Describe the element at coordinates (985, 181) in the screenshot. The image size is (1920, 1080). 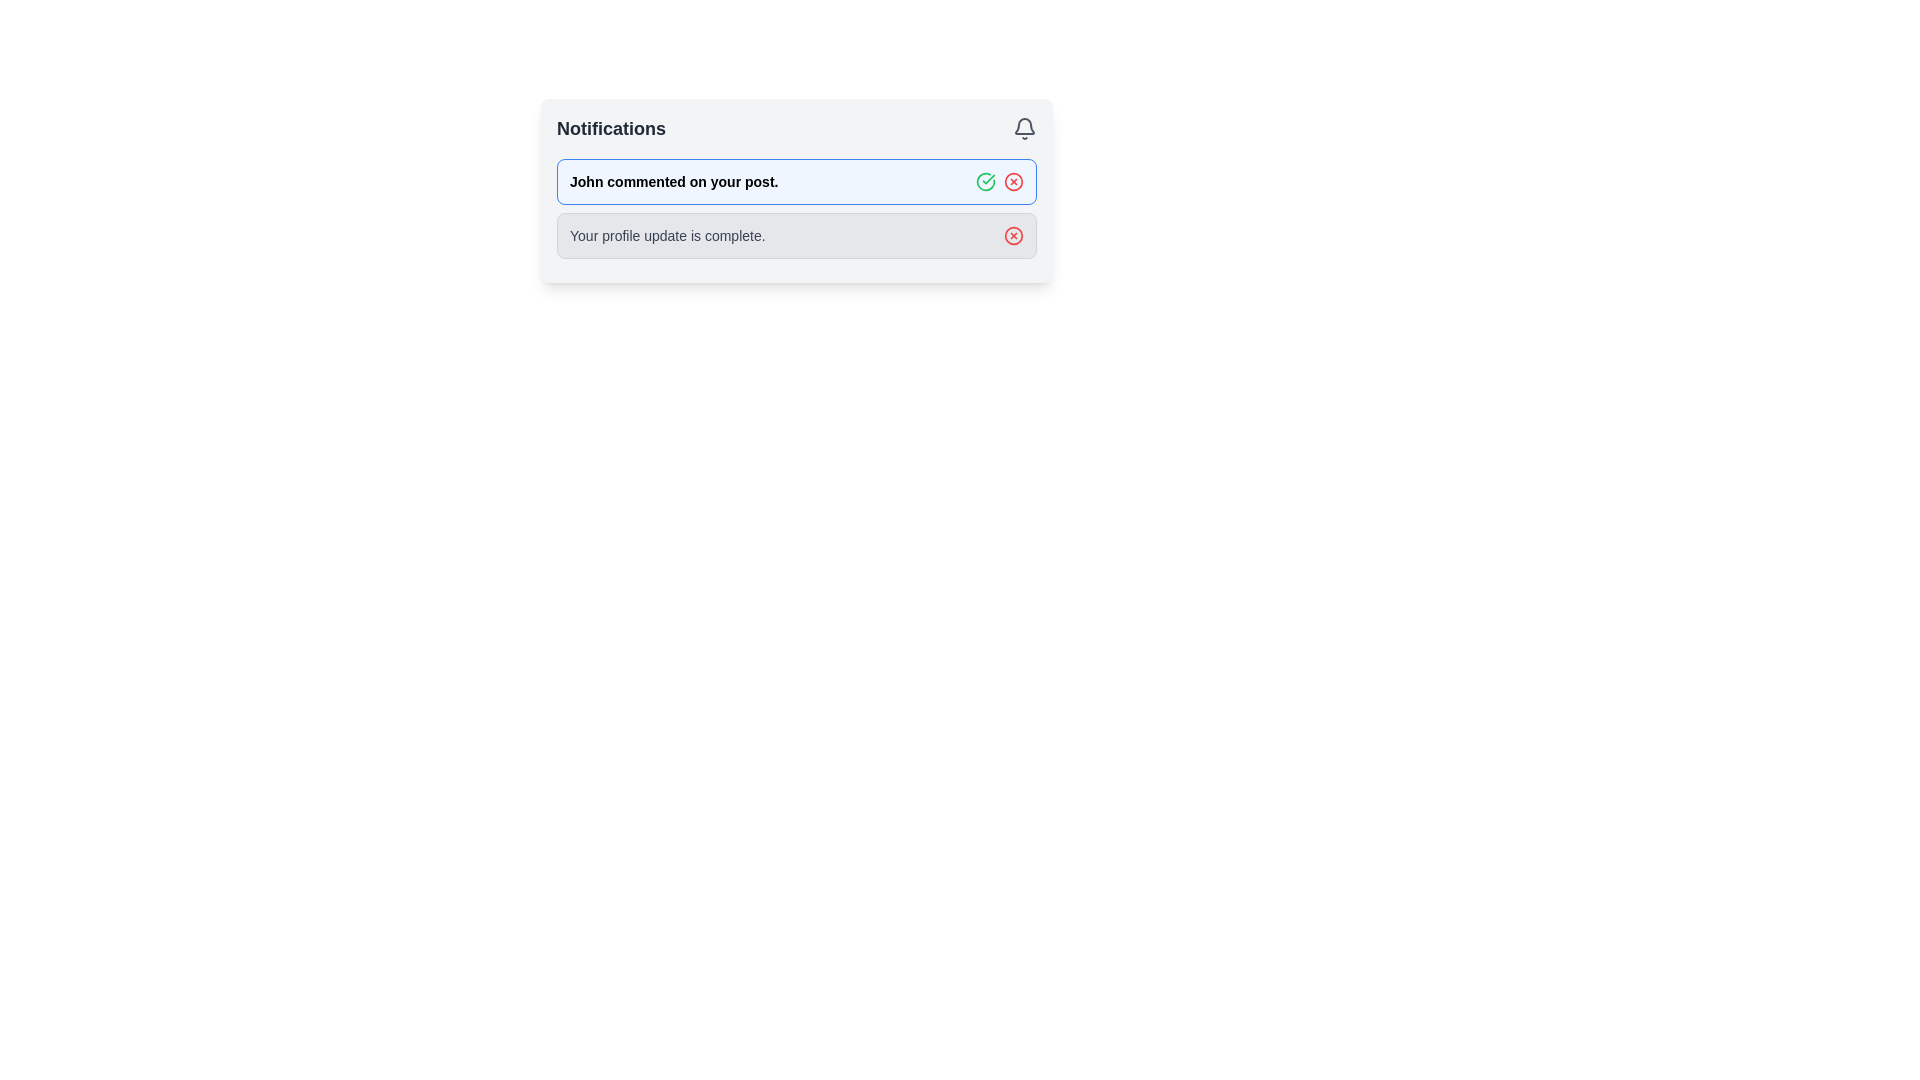
I see `the confirmation button icon located adjacent to the text 'John commented on your post.' in the notification pane for keyboard navigation support` at that location.